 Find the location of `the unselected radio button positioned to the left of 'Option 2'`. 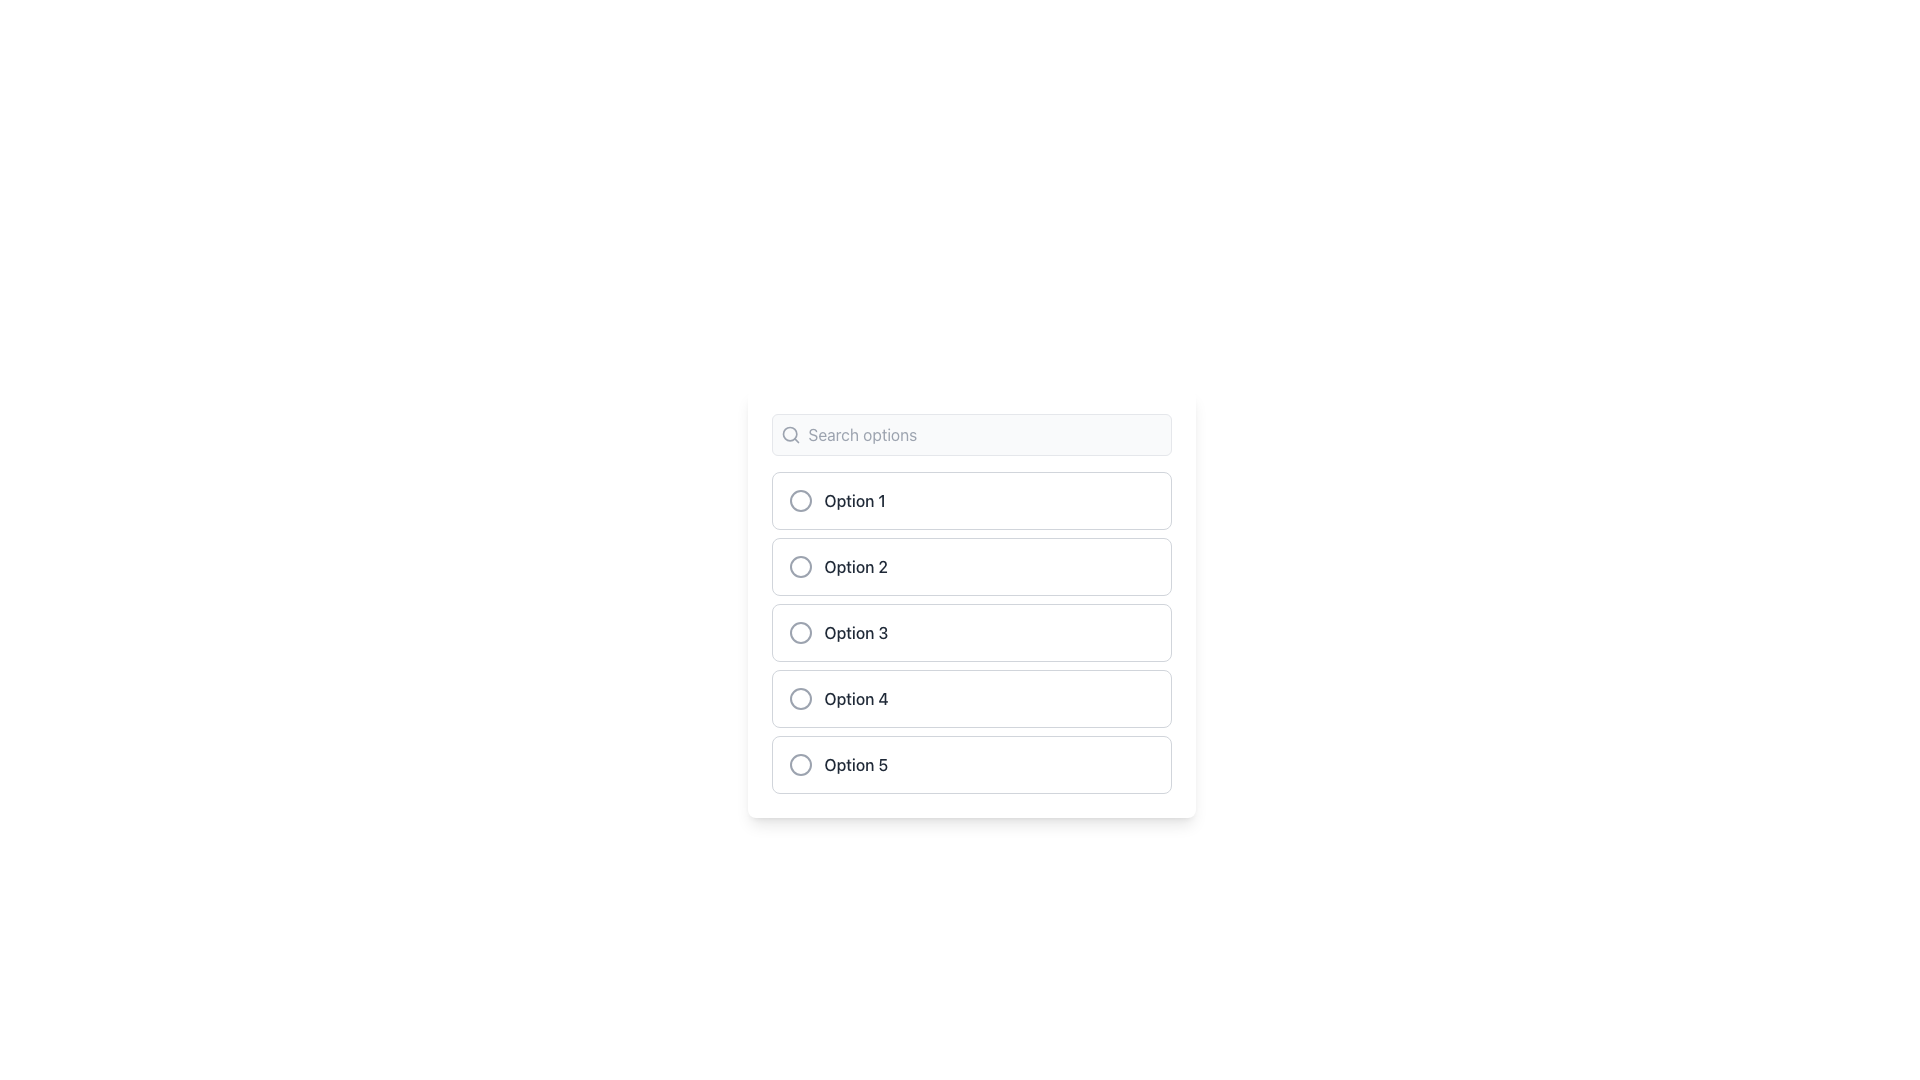

the unselected radio button positioned to the left of 'Option 2' is located at coordinates (800, 567).